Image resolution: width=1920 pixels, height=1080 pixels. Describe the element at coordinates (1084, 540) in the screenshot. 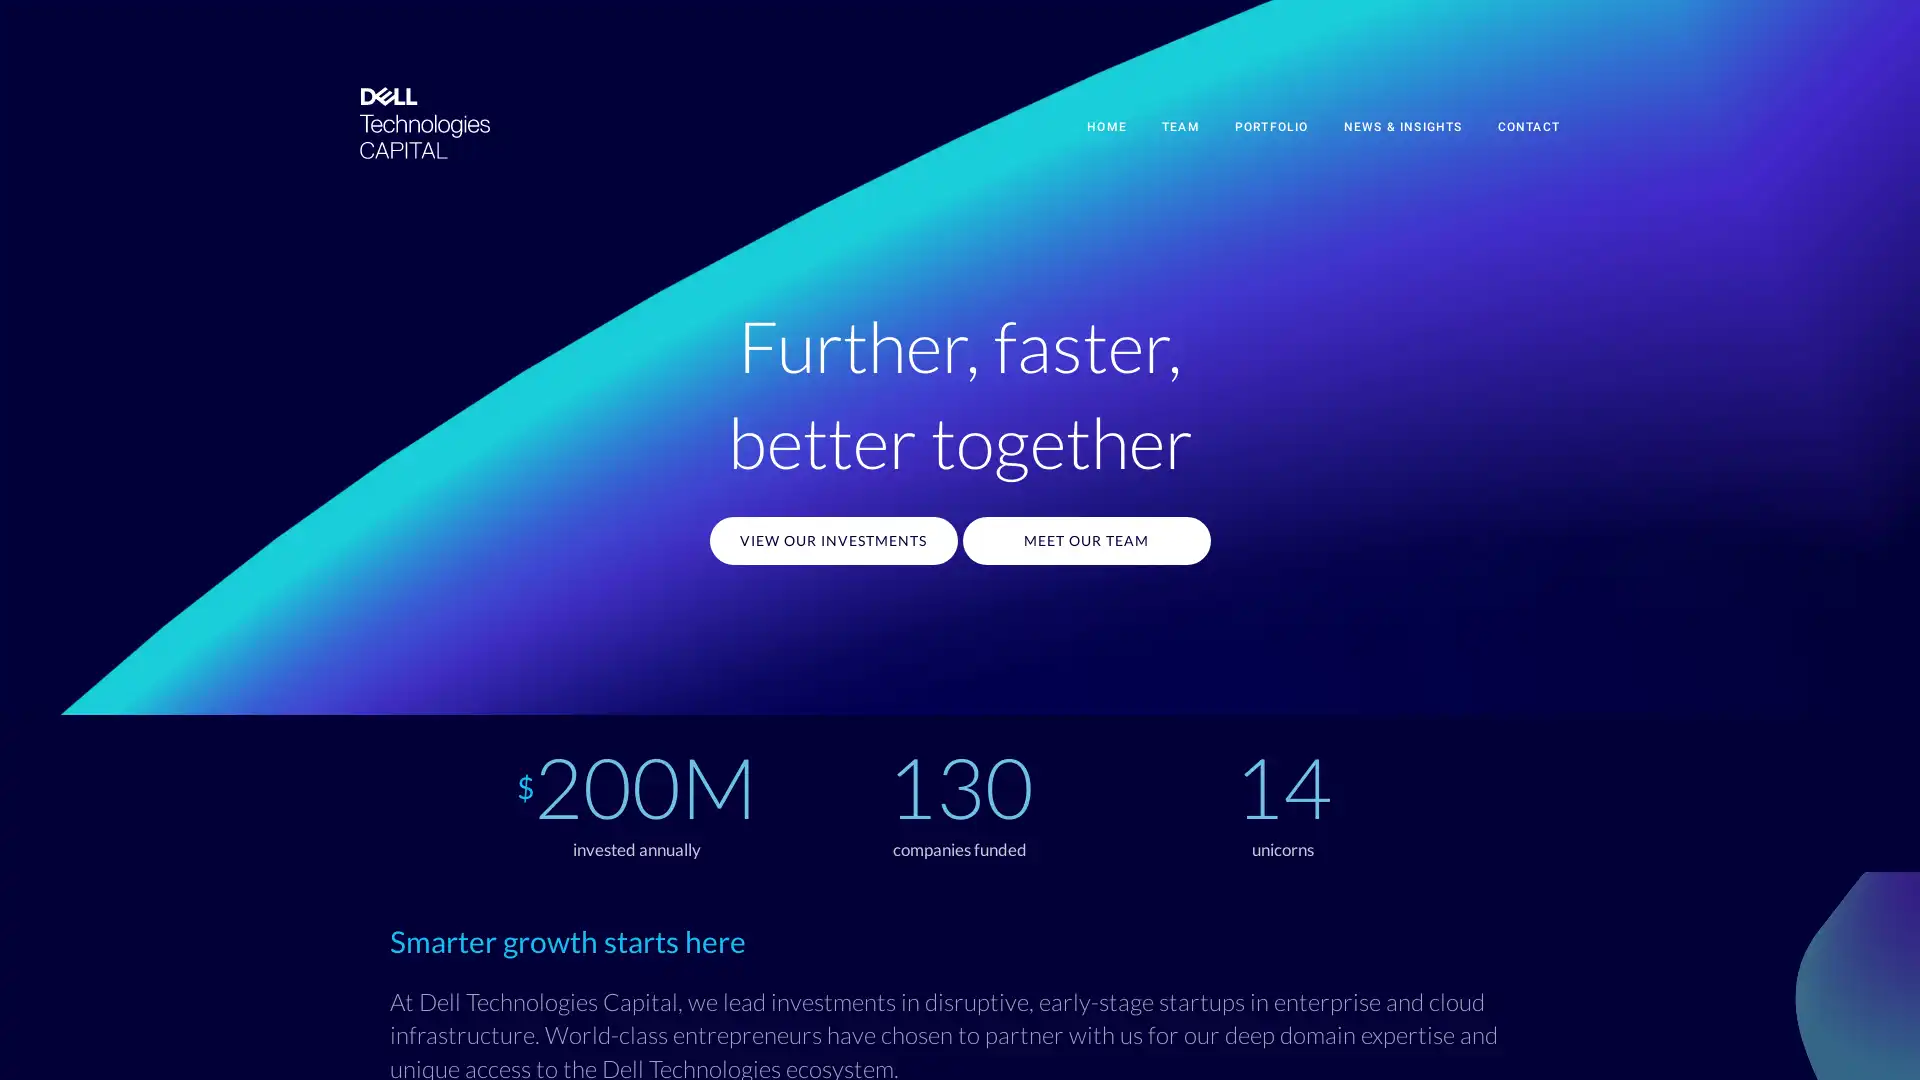

I see `MEET OUR TEAM` at that location.